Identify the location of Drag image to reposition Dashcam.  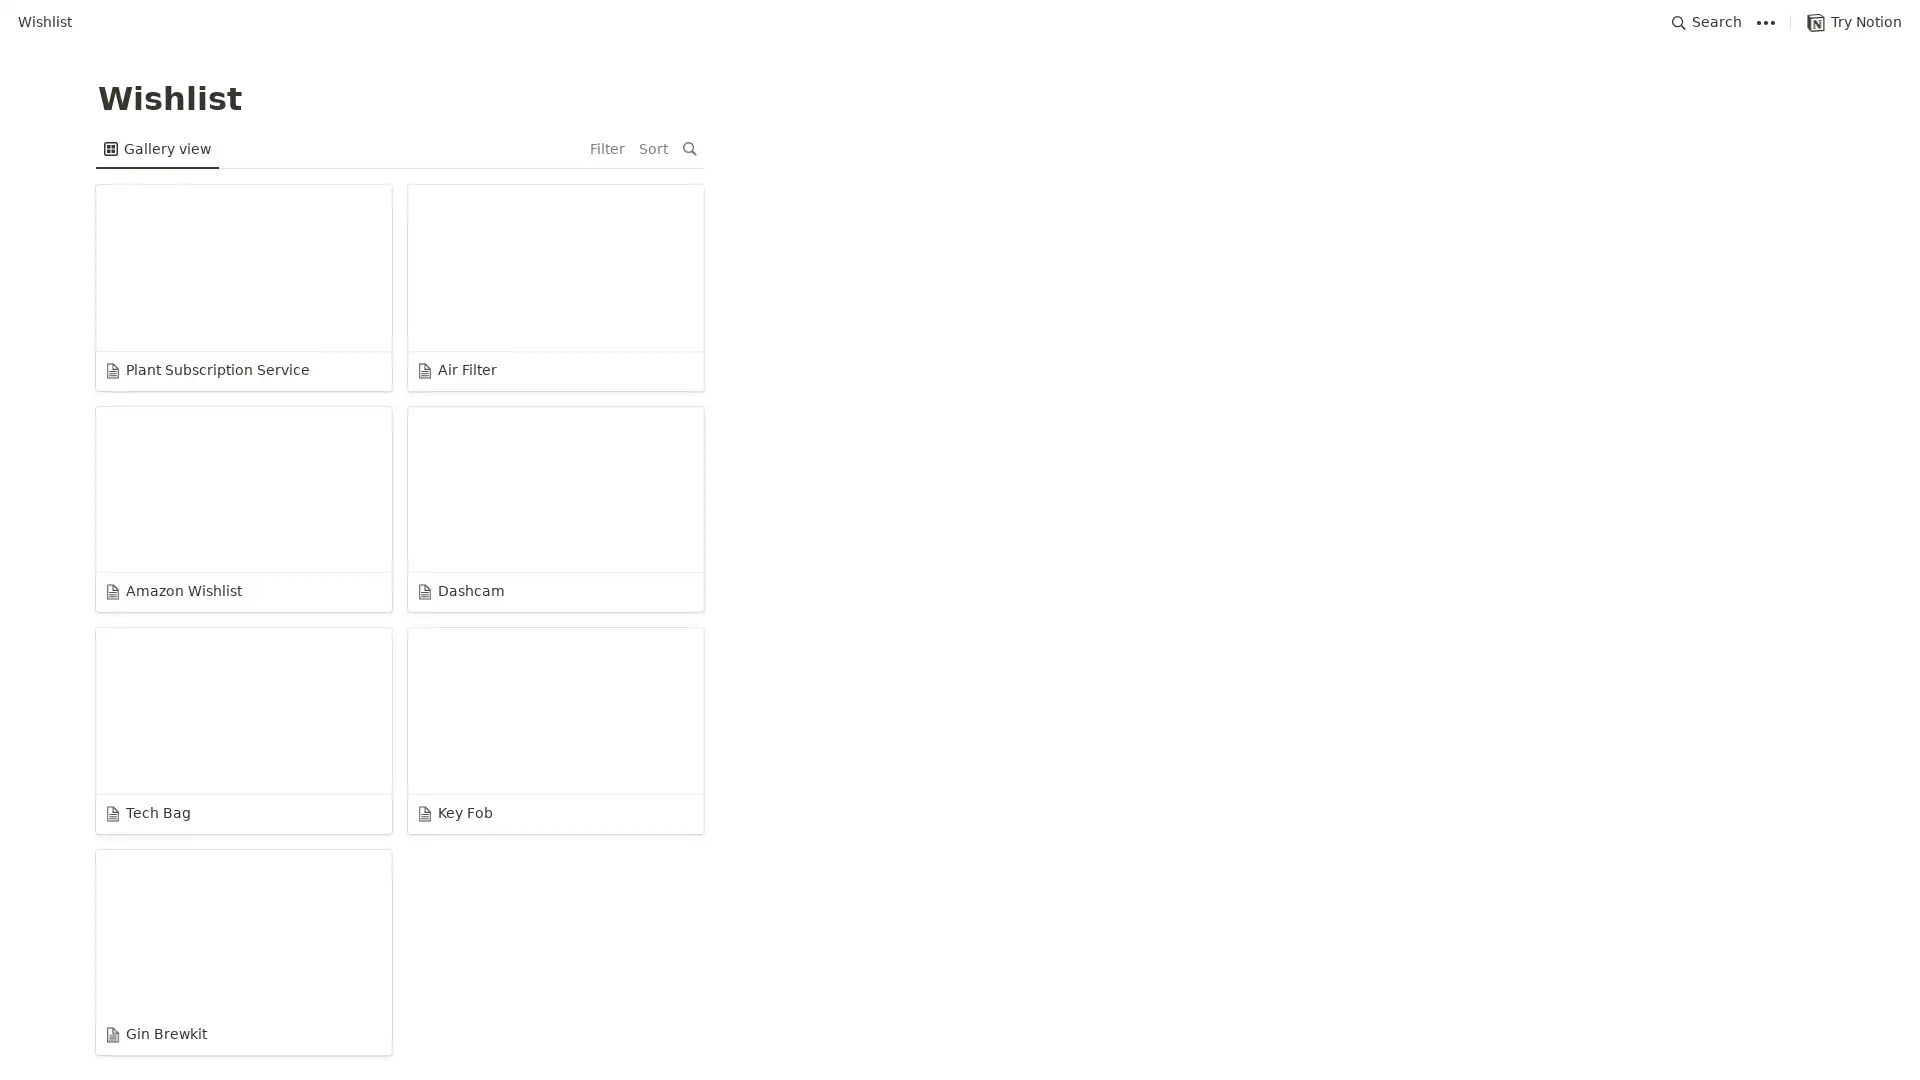
(1103, 296).